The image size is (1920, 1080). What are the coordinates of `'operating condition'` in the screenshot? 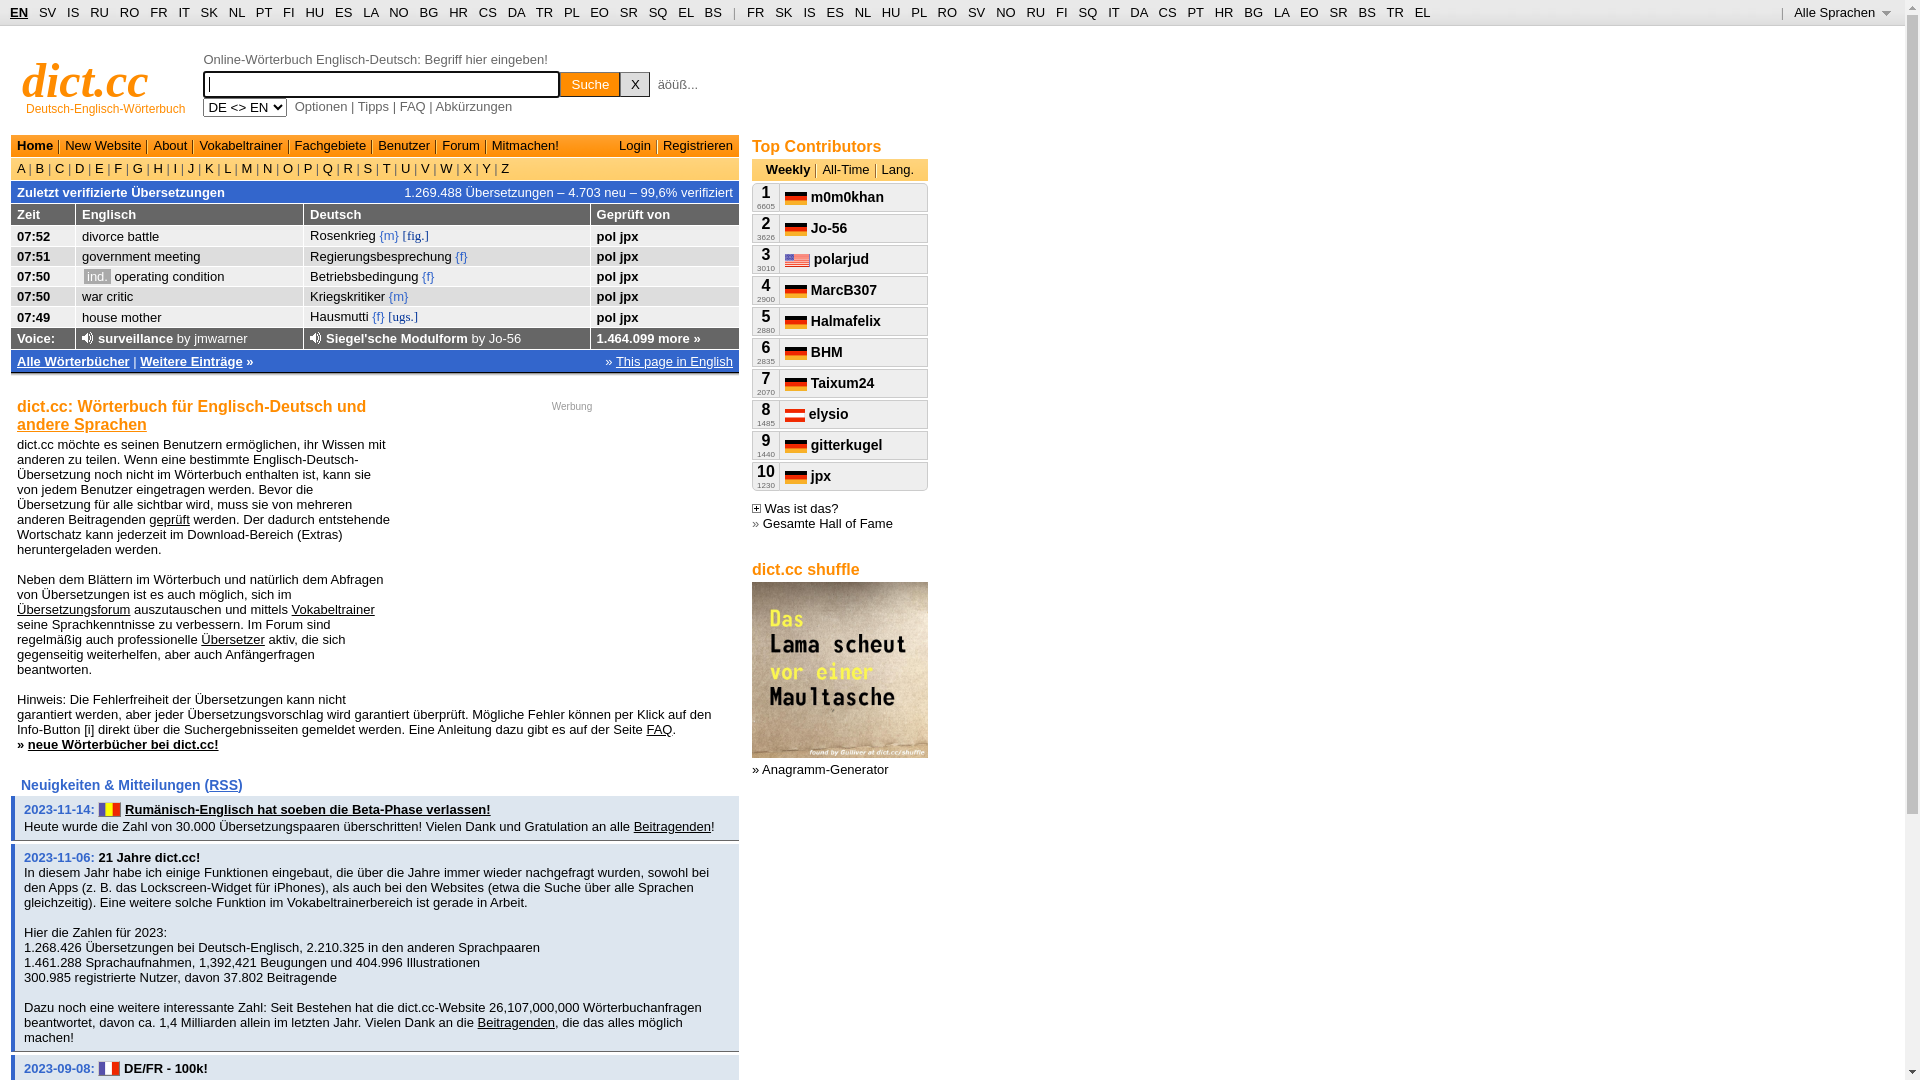 It's located at (169, 276).